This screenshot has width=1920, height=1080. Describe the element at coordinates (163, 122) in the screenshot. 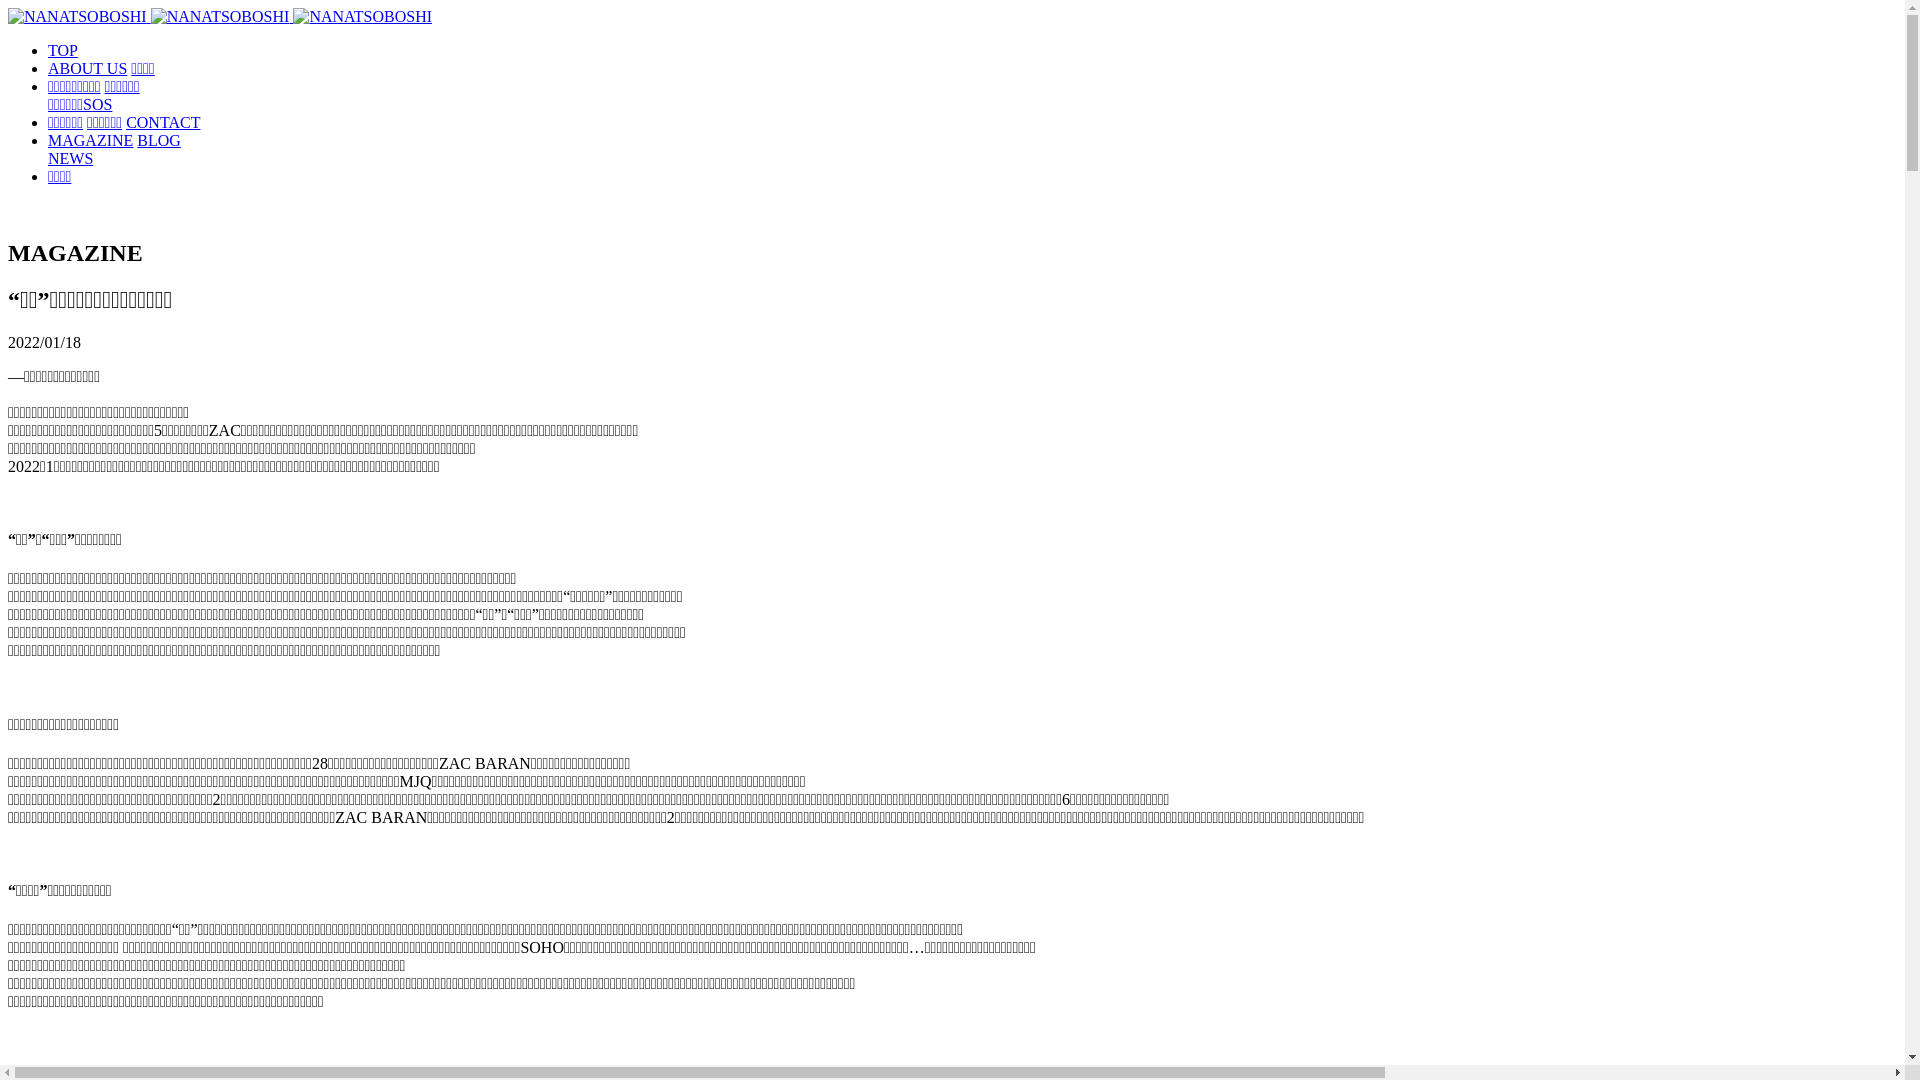

I see `'CONTACT'` at that location.